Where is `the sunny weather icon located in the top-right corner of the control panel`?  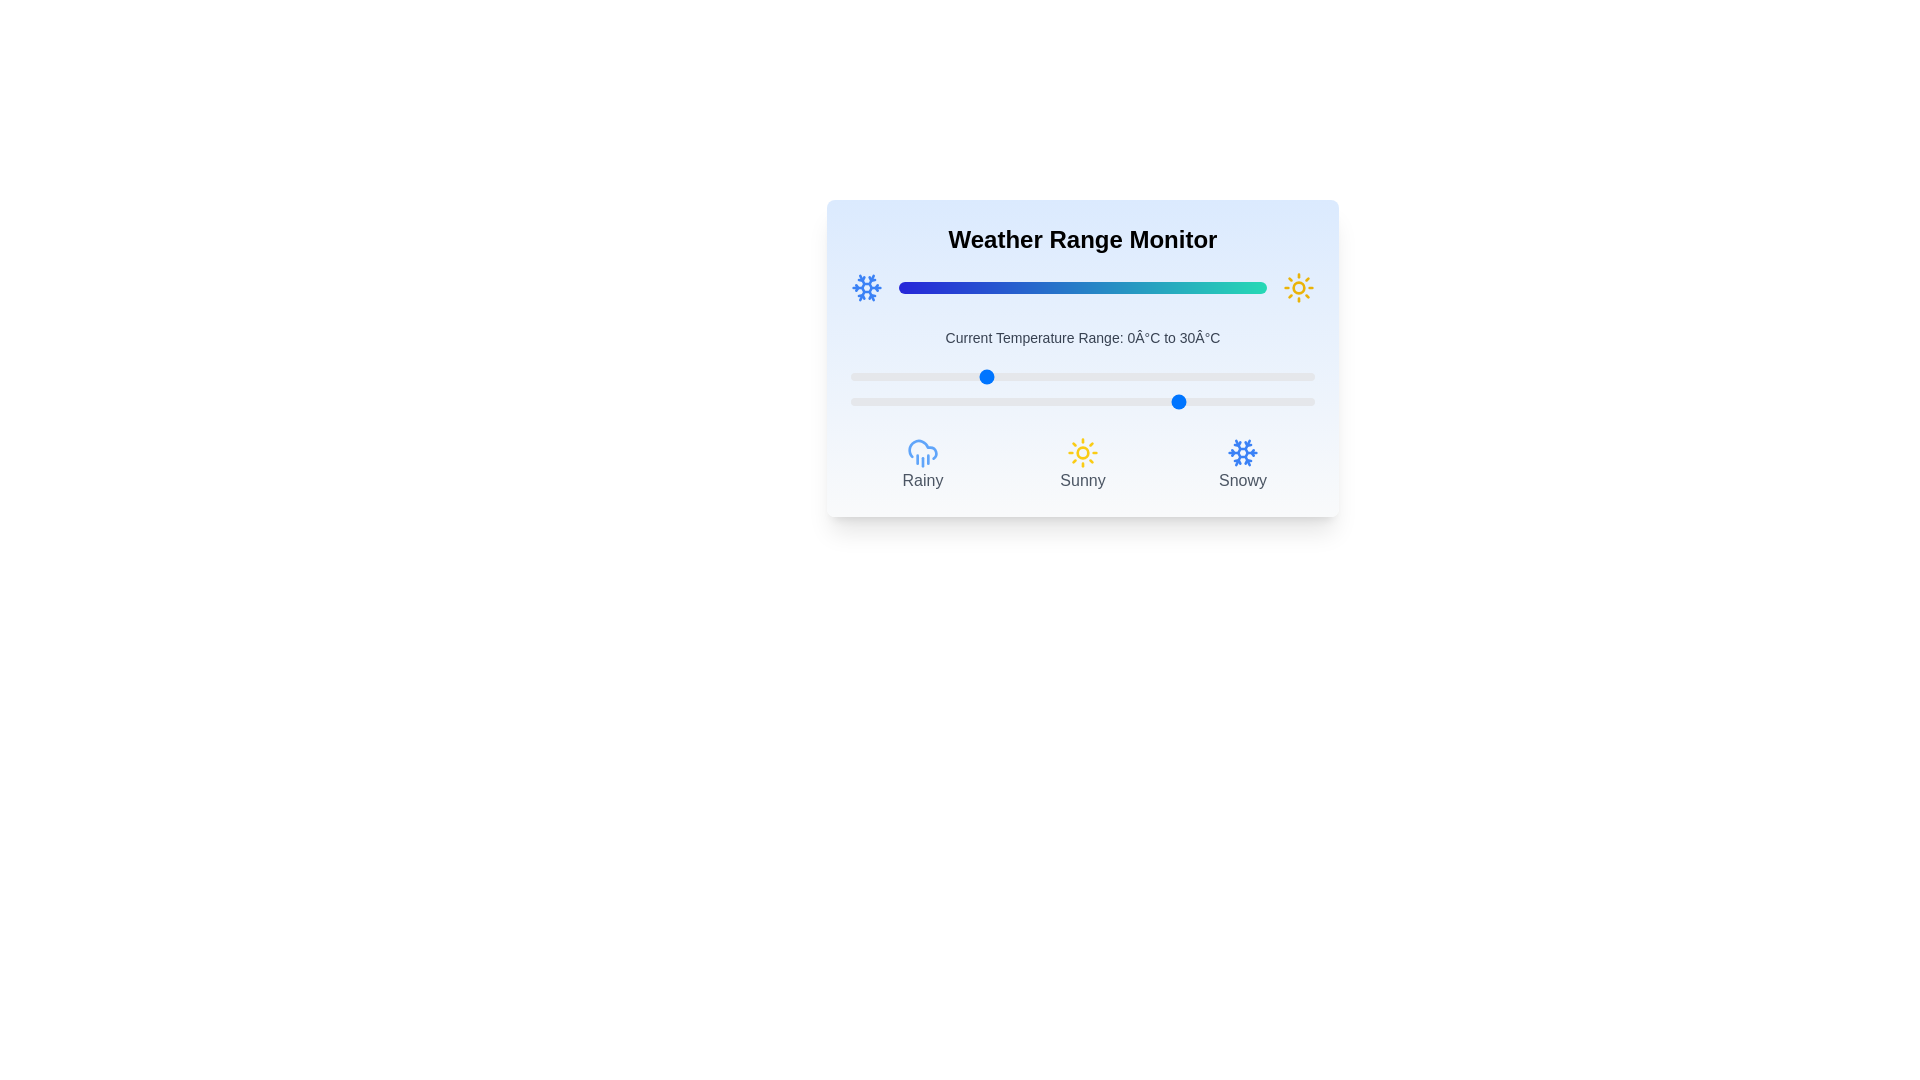
the sunny weather icon located in the top-right corner of the control panel is located at coordinates (1299, 288).